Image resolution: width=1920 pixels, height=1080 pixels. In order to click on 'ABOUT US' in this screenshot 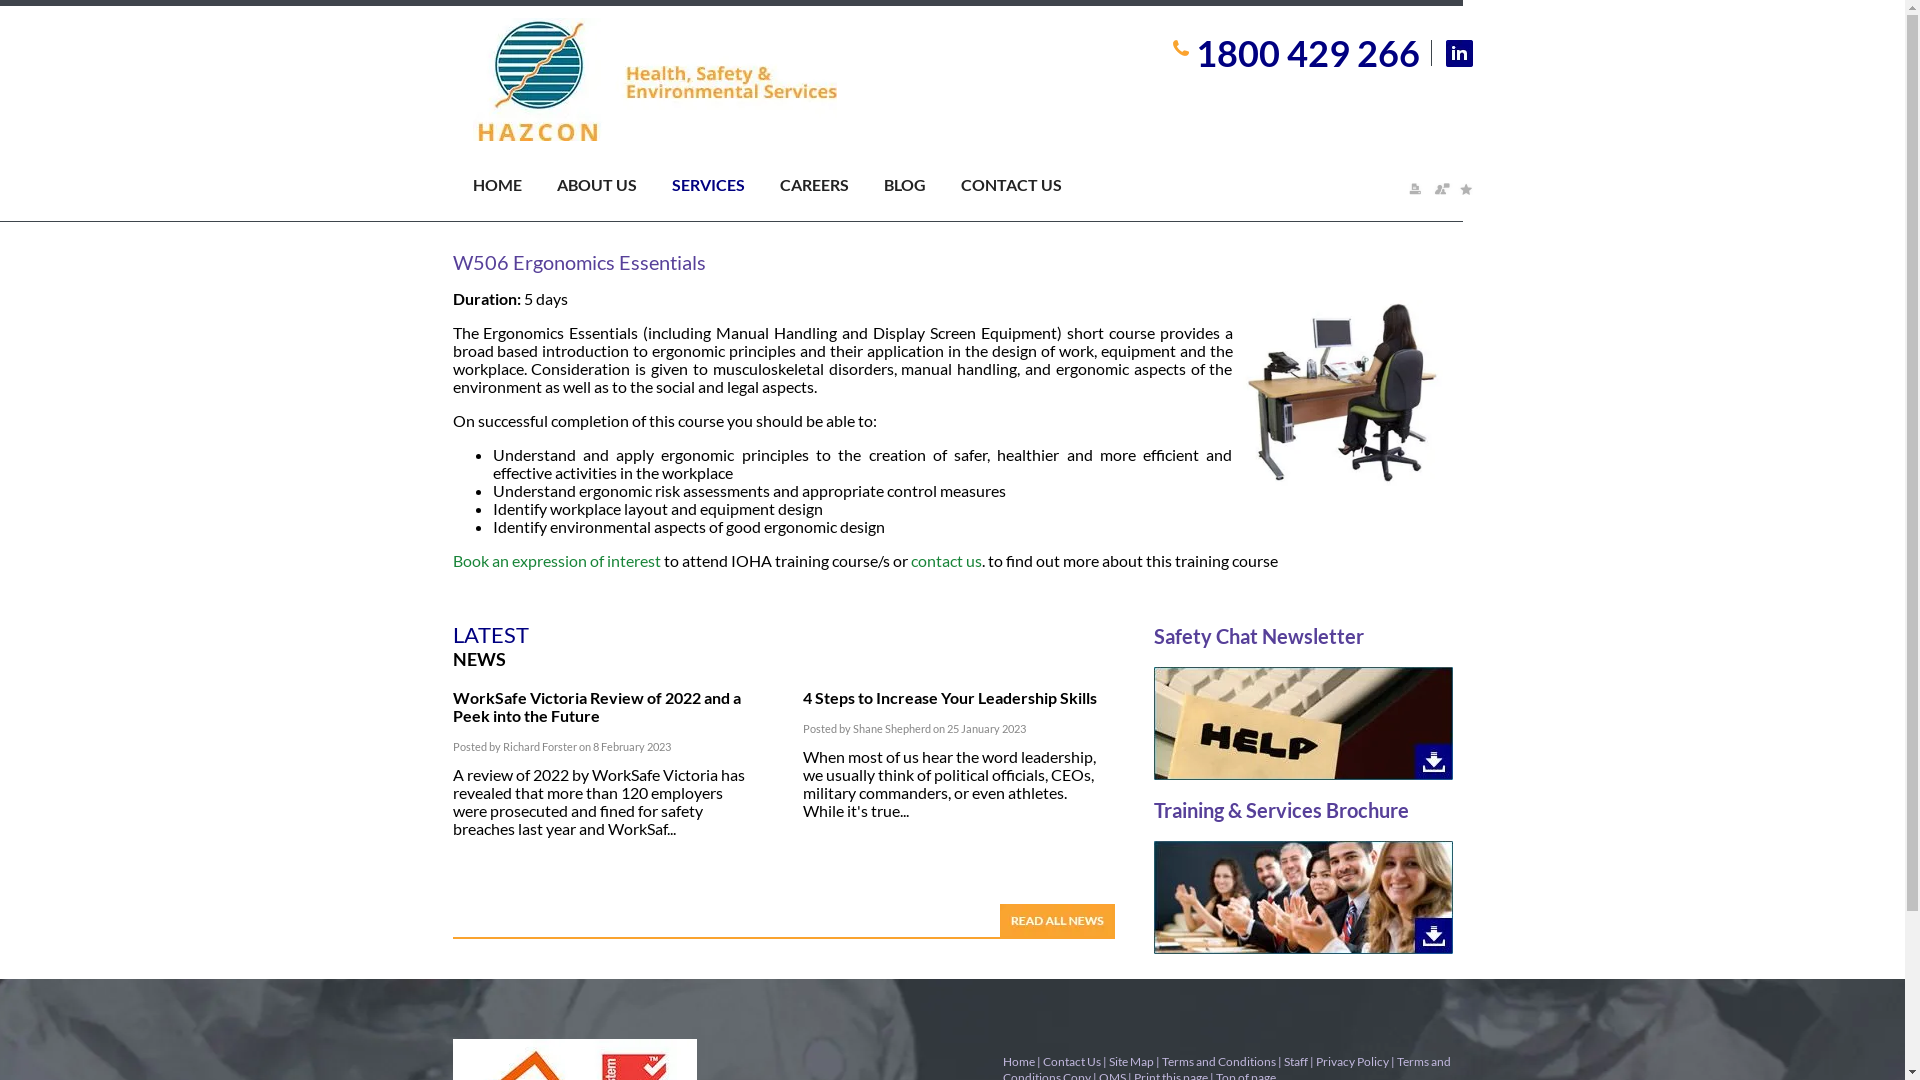, I will do `click(612, 189)`.